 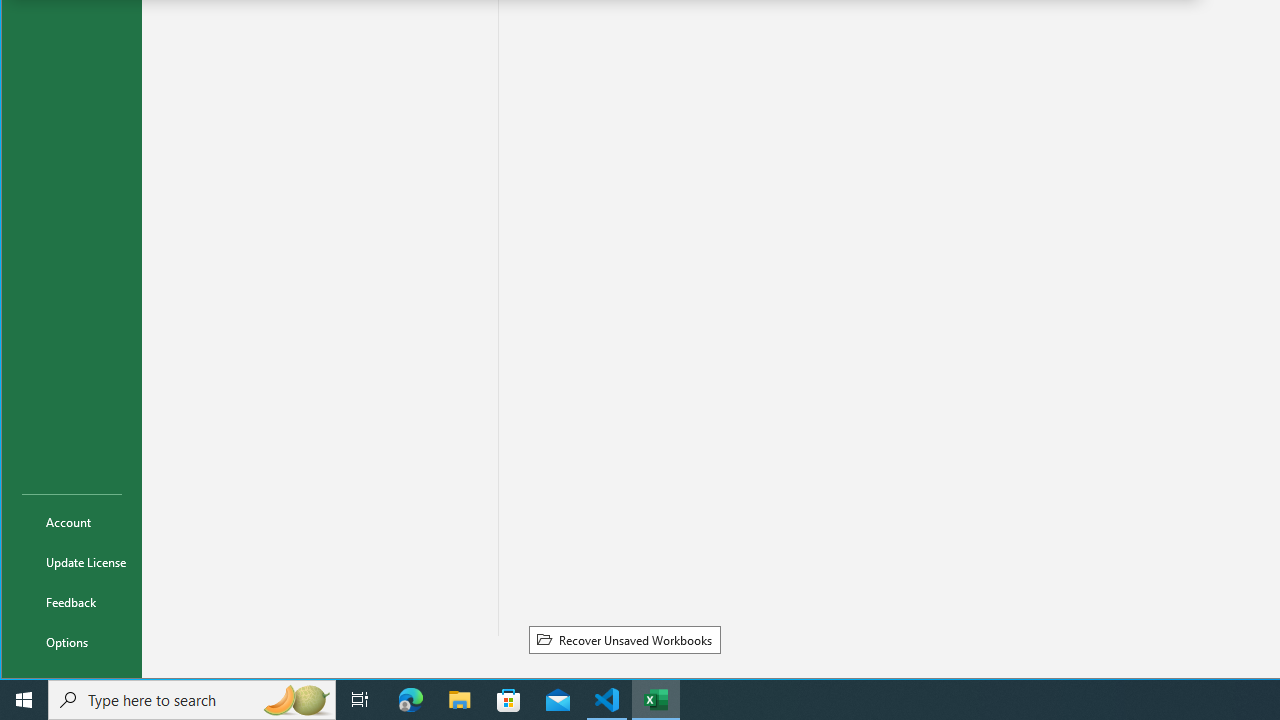 I want to click on 'Visual Studio Code - 1 running window', so click(x=606, y=698).